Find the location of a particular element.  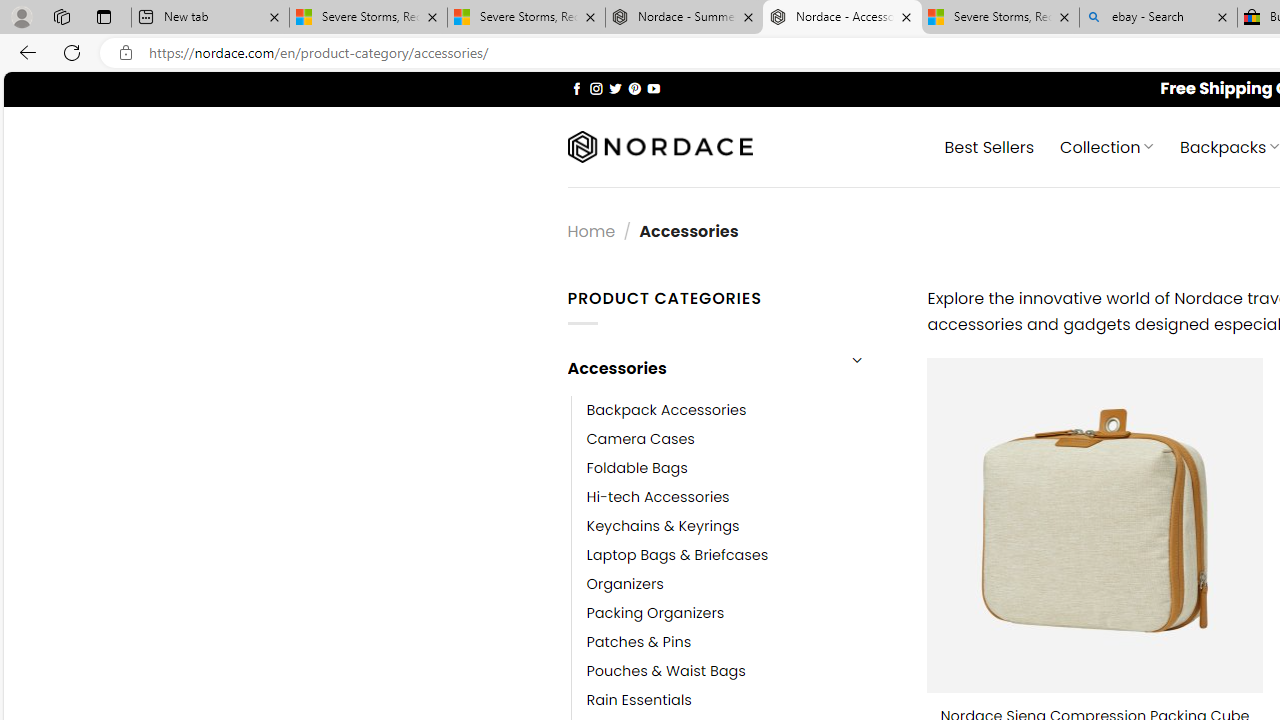

'Home' is located at coordinates (590, 230).